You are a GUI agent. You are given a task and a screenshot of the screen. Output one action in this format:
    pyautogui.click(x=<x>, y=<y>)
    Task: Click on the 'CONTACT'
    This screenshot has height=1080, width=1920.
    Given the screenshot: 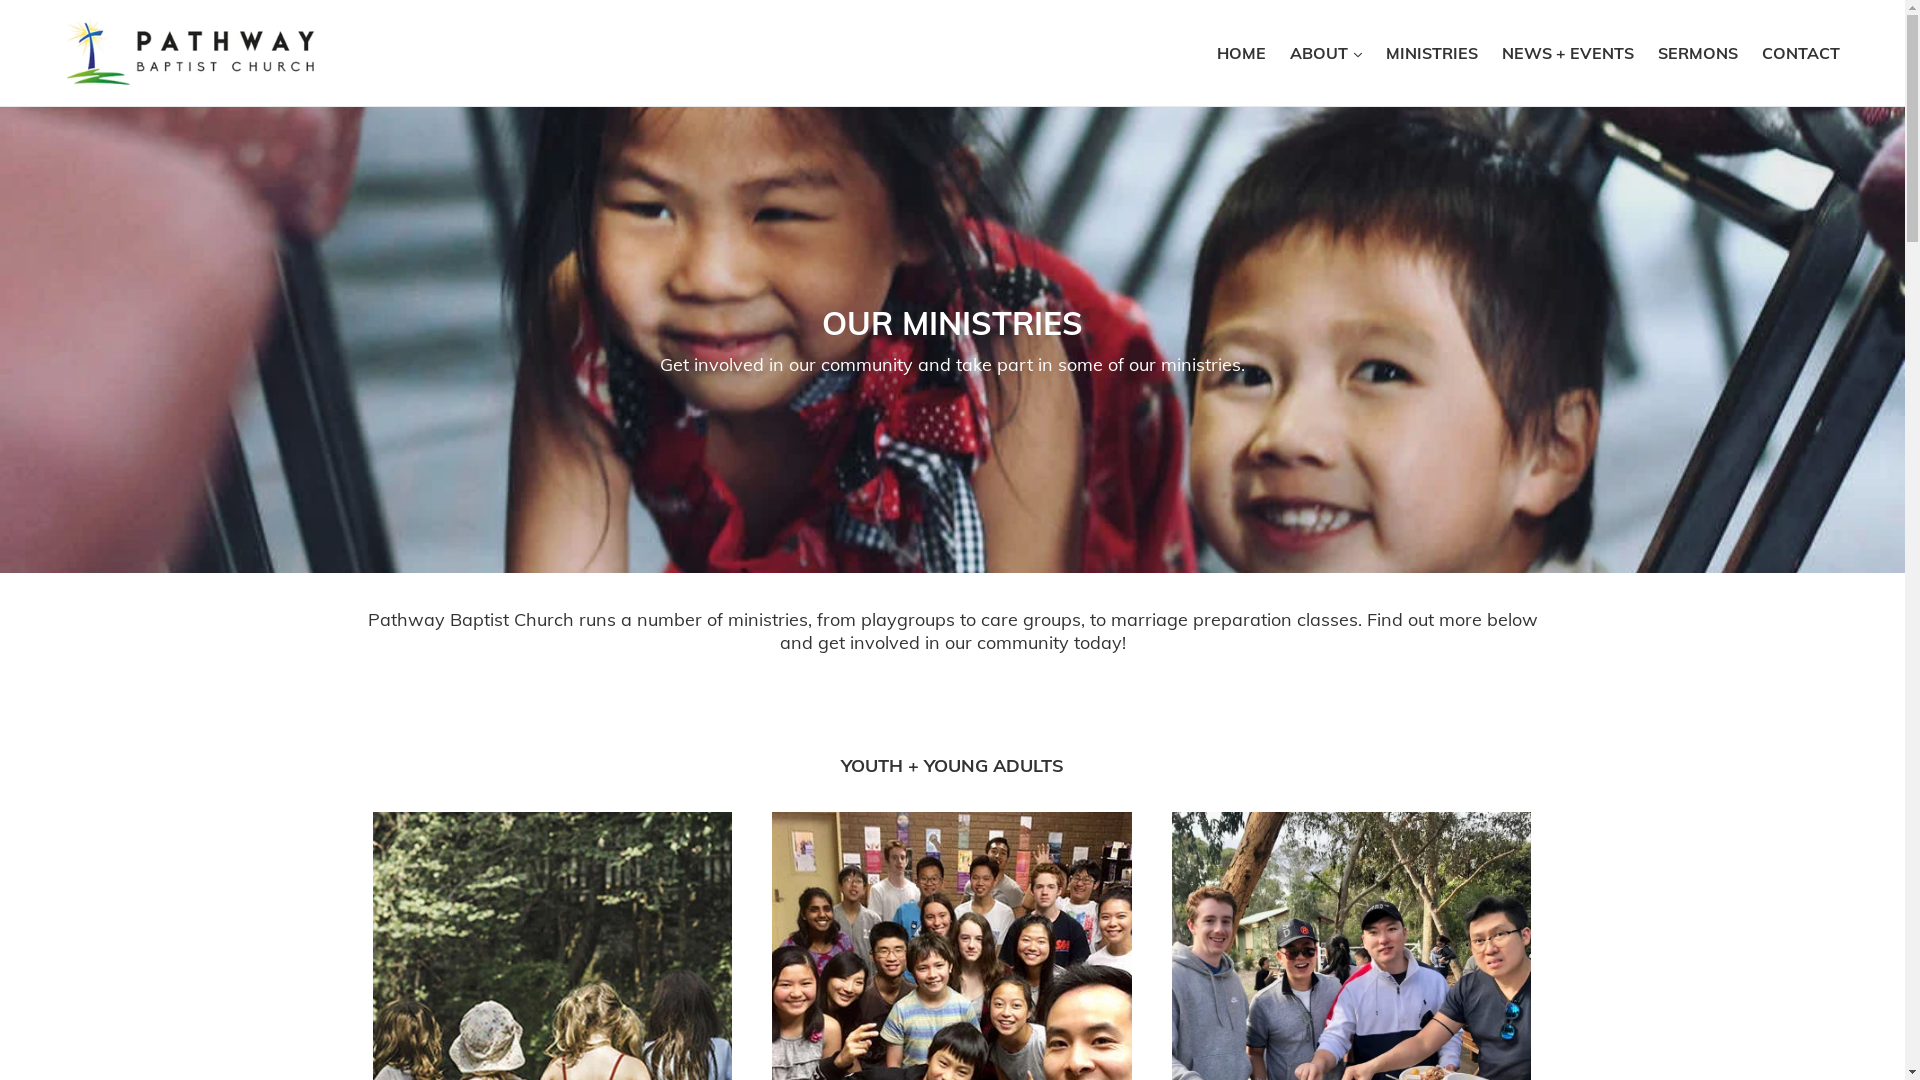 What is the action you would take?
    pyautogui.click(x=1800, y=52)
    